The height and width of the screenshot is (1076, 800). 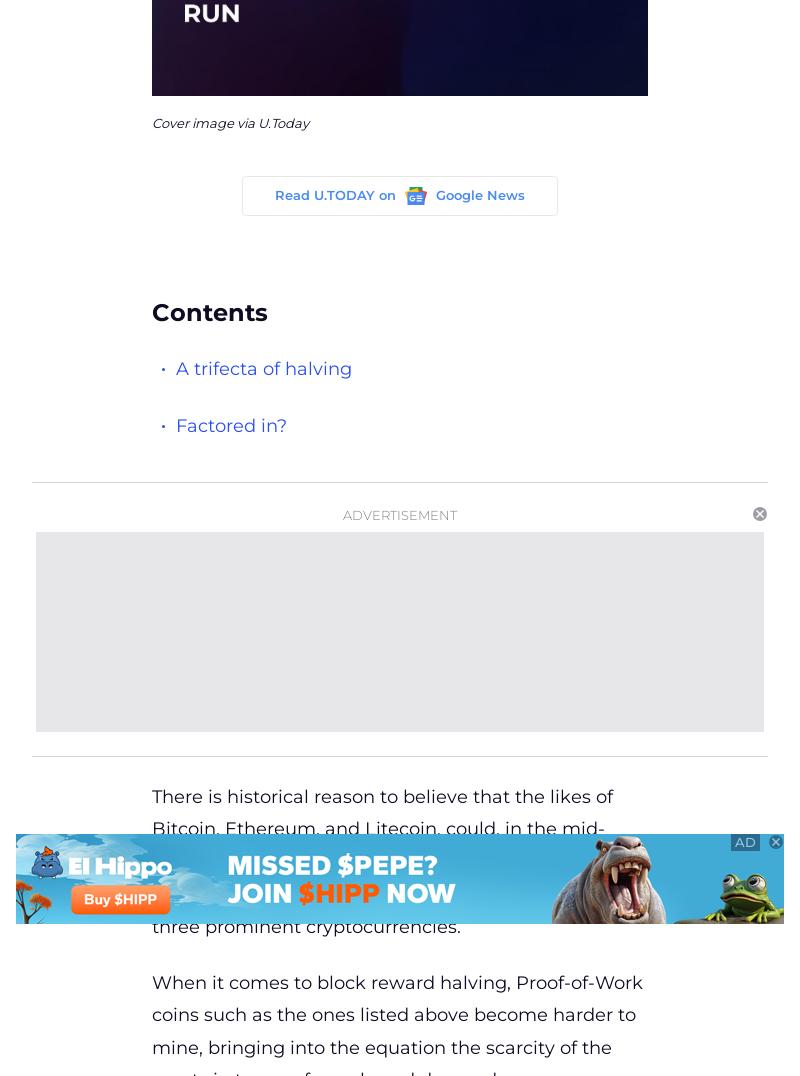 I want to click on 'There is historical reason to believe that the likes of Bitcoin, Ethereum, and Litecoin, could, in the mid-term future, start a bit of a bull run because of their block reward halving, which is approaching for the three prominent cryptocurrencies.', so click(x=382, y=861).